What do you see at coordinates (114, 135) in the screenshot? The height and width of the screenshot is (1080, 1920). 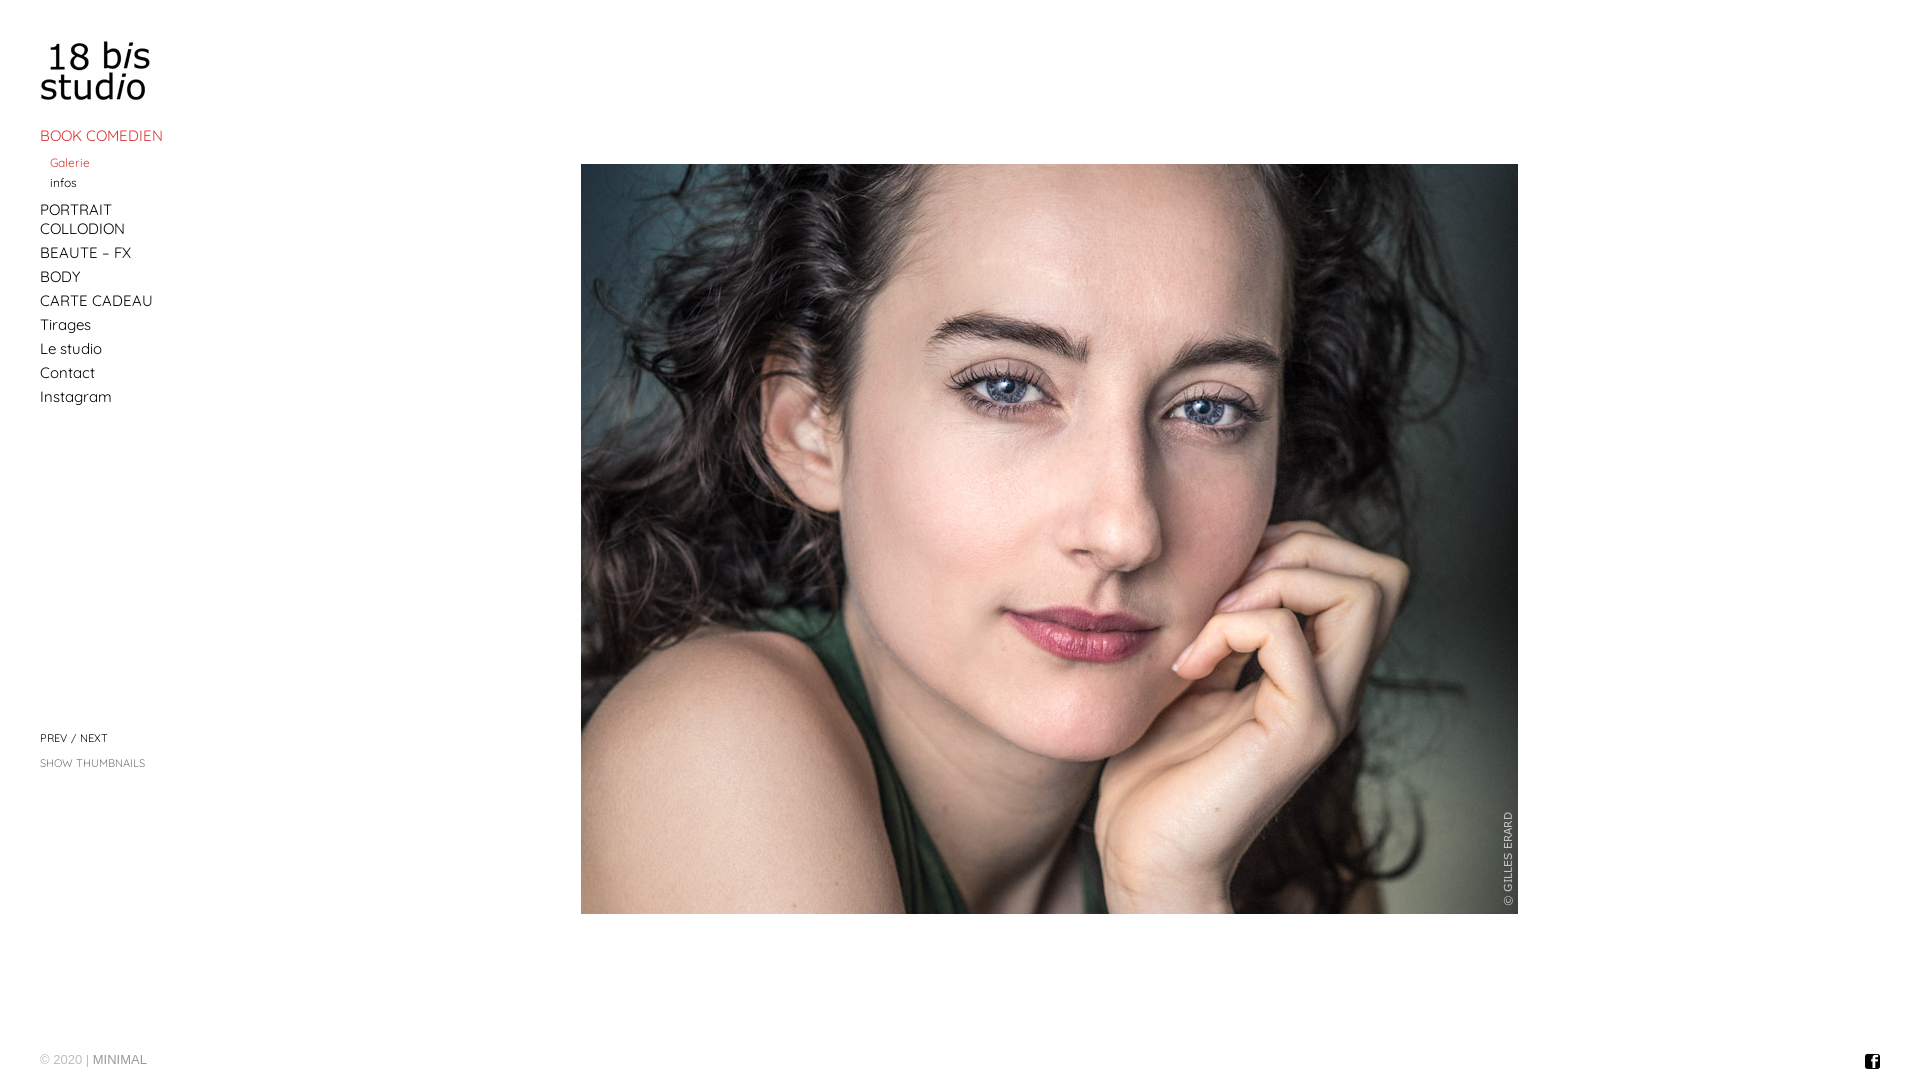 I see `'BOOK COMEDIEN'` at bounding box center [114, 135].